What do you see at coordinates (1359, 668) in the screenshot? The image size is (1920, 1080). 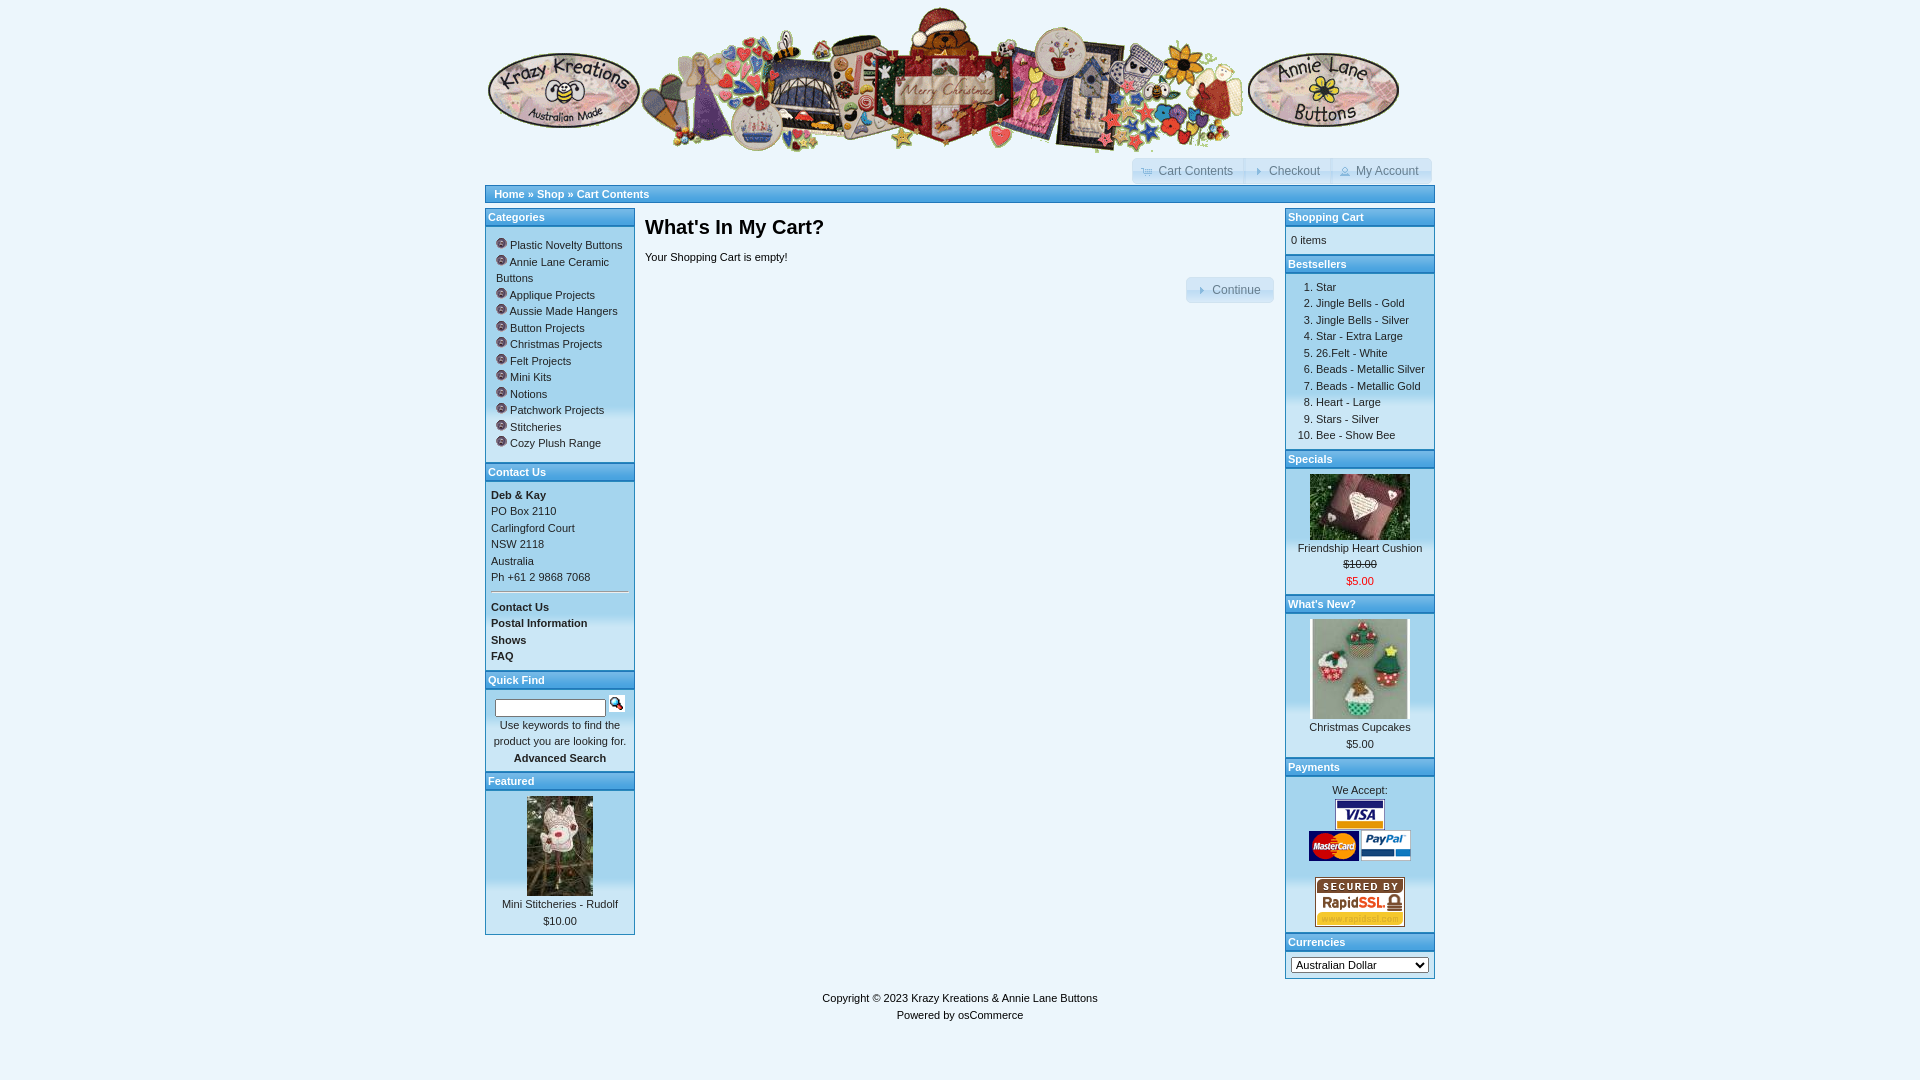 I see `'Christmas Cupcakes'` at bounding box center [1359, 668].